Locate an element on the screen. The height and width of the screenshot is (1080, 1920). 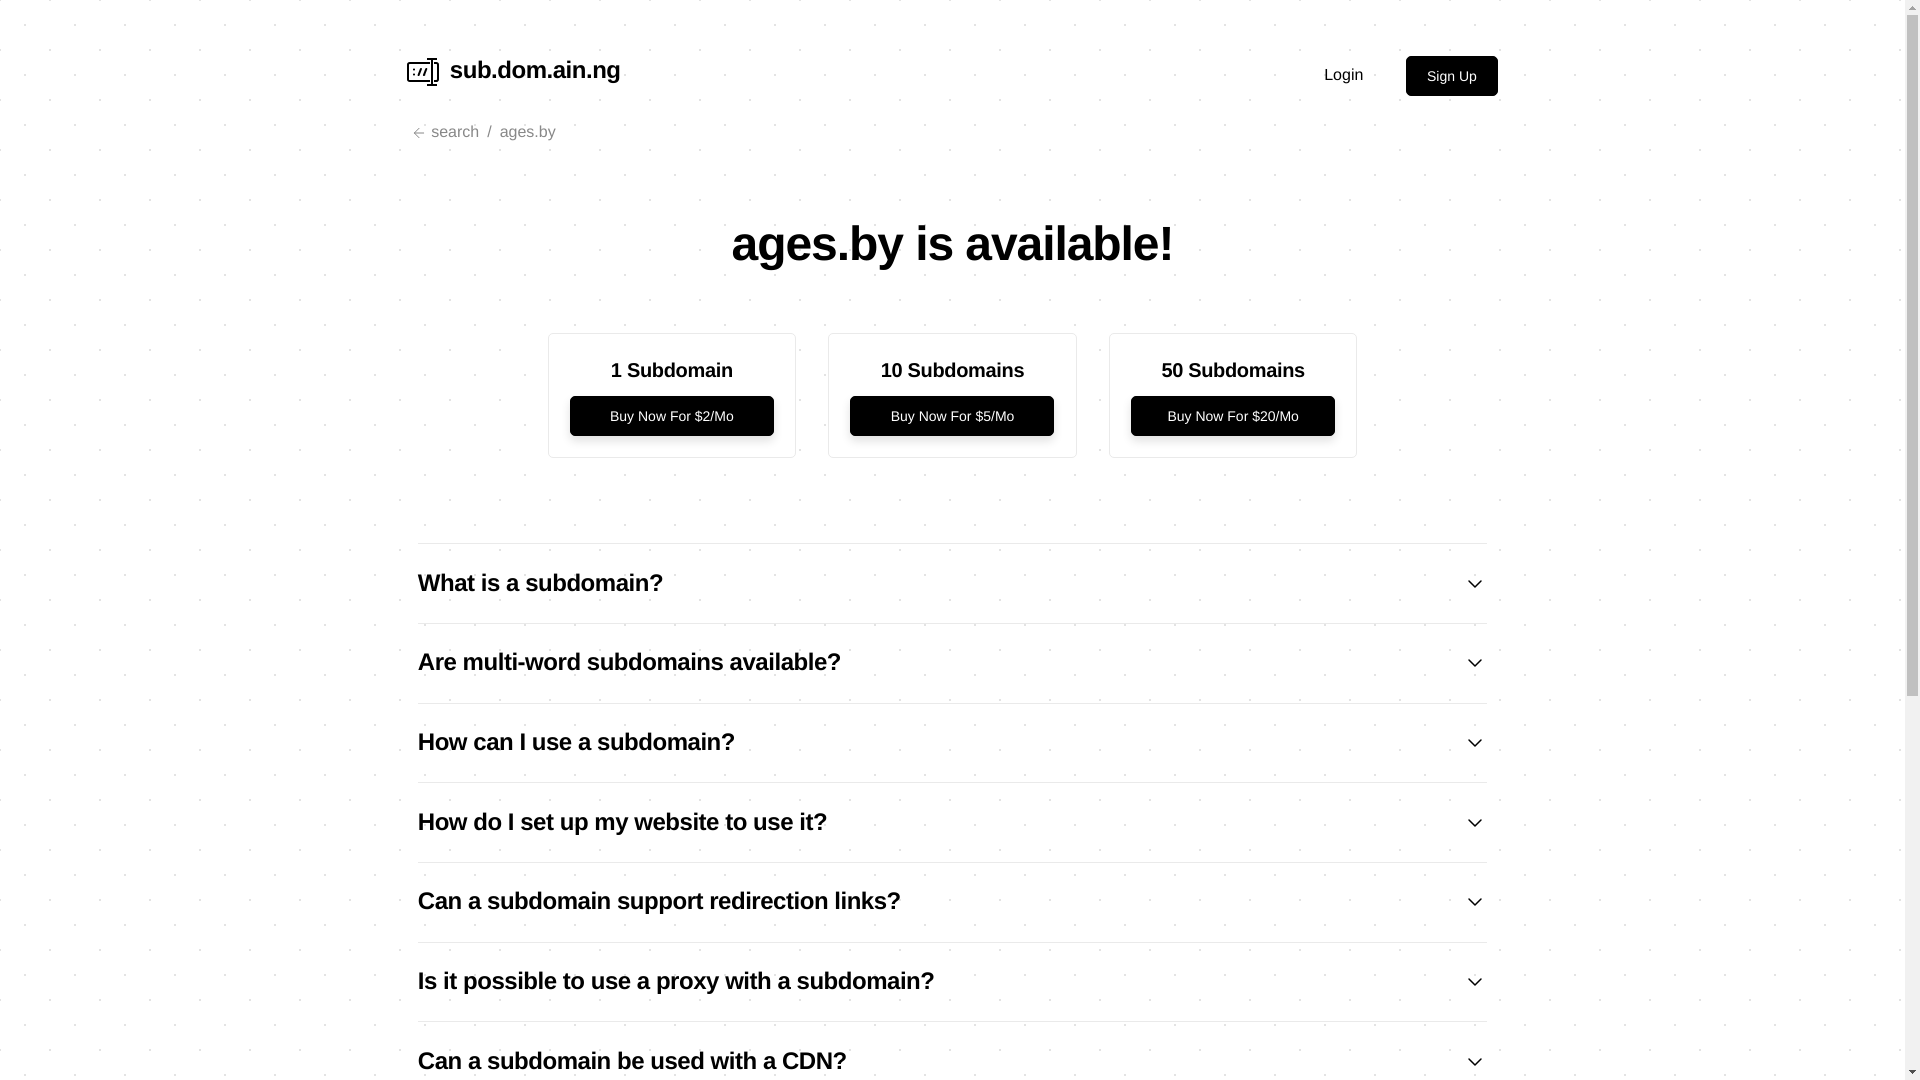
'Sign Up' is located at coordinates (1451, 75).